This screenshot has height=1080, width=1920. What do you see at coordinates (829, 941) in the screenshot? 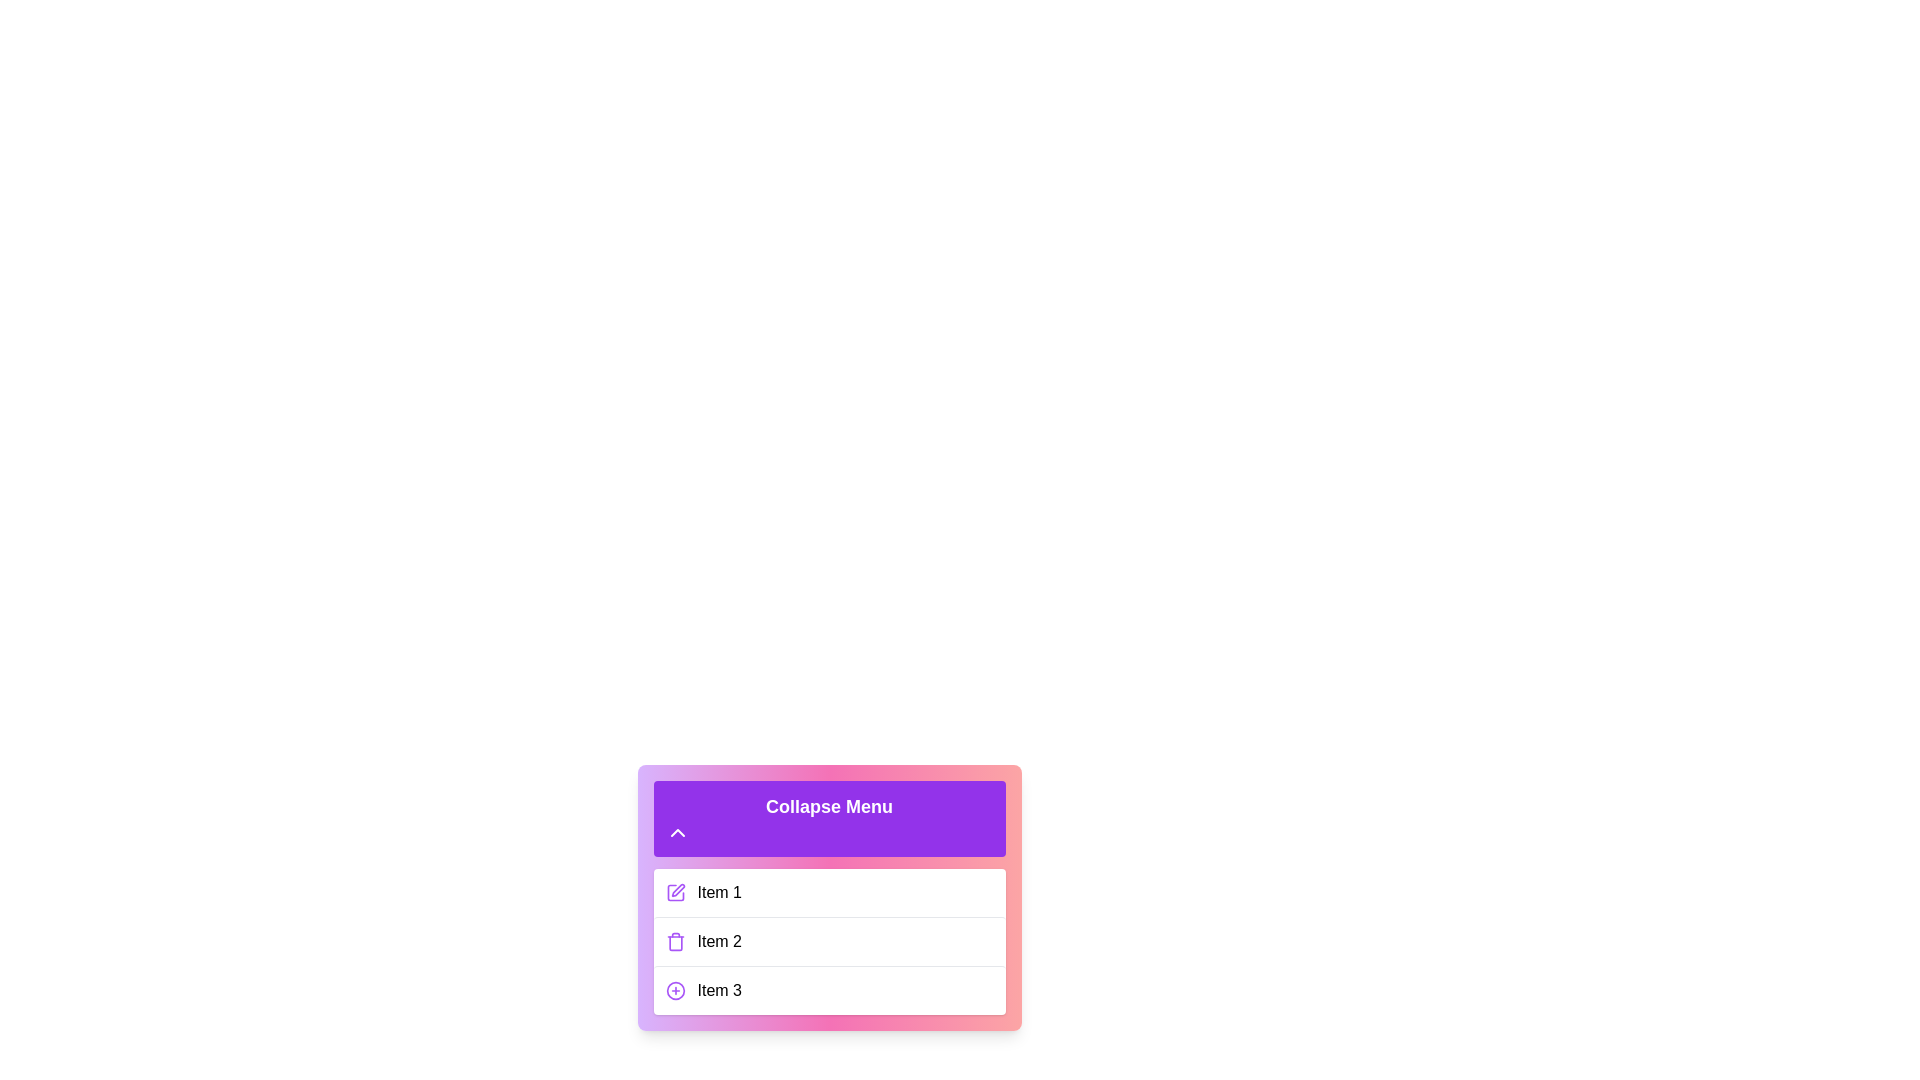
I see `the menu item labeled Item 2` at bounding box center [829, 941].